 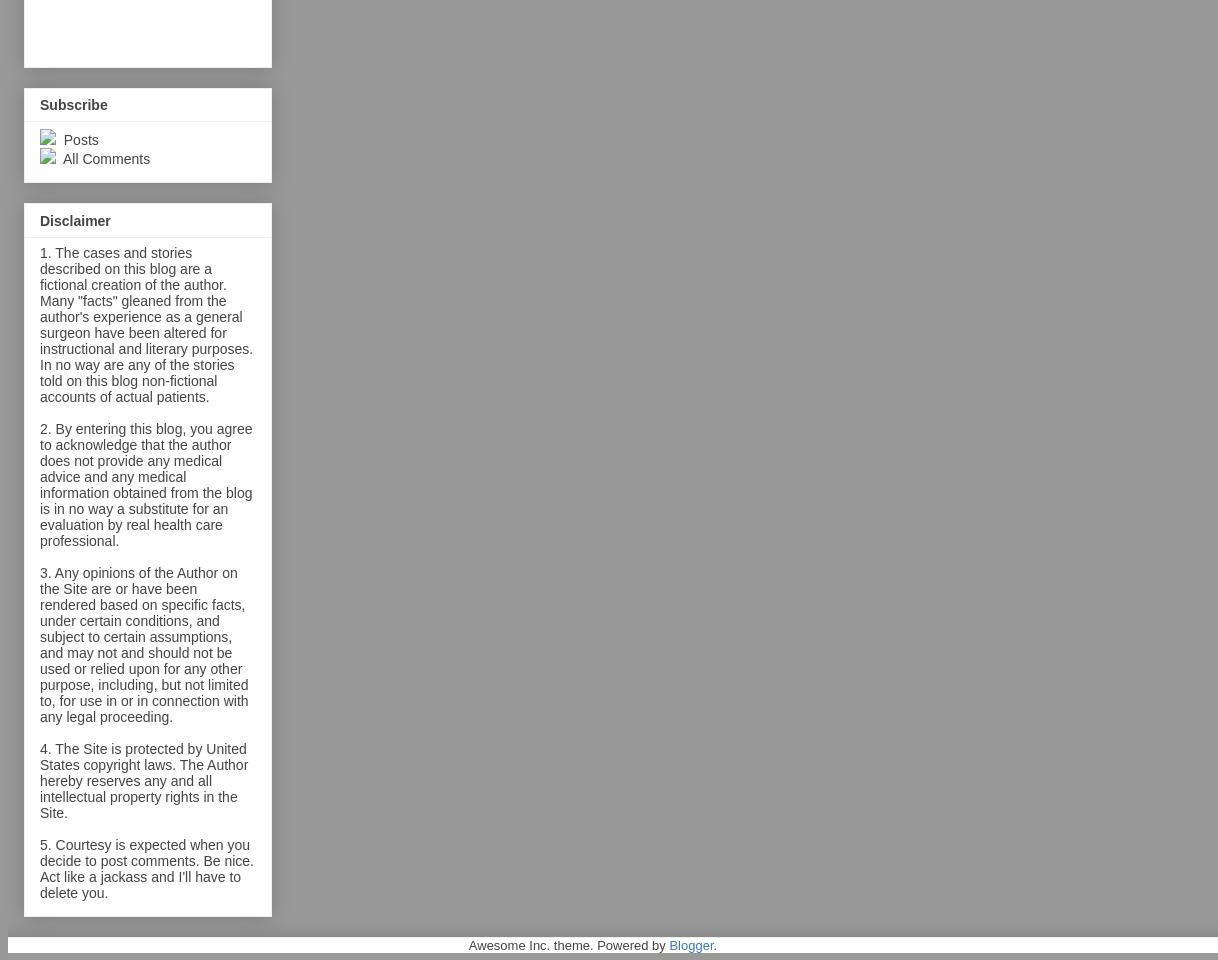 I want to click on '1. The cases and stories described on this blog are a fictional creation of the author. Many "facts" gleaned from the author's experience as a general surgeon have been altered for instructional and literary purposes. In no way are any of the stories told on this blog non-fictional accounts of actual patients.', so click(x=39, y=324).